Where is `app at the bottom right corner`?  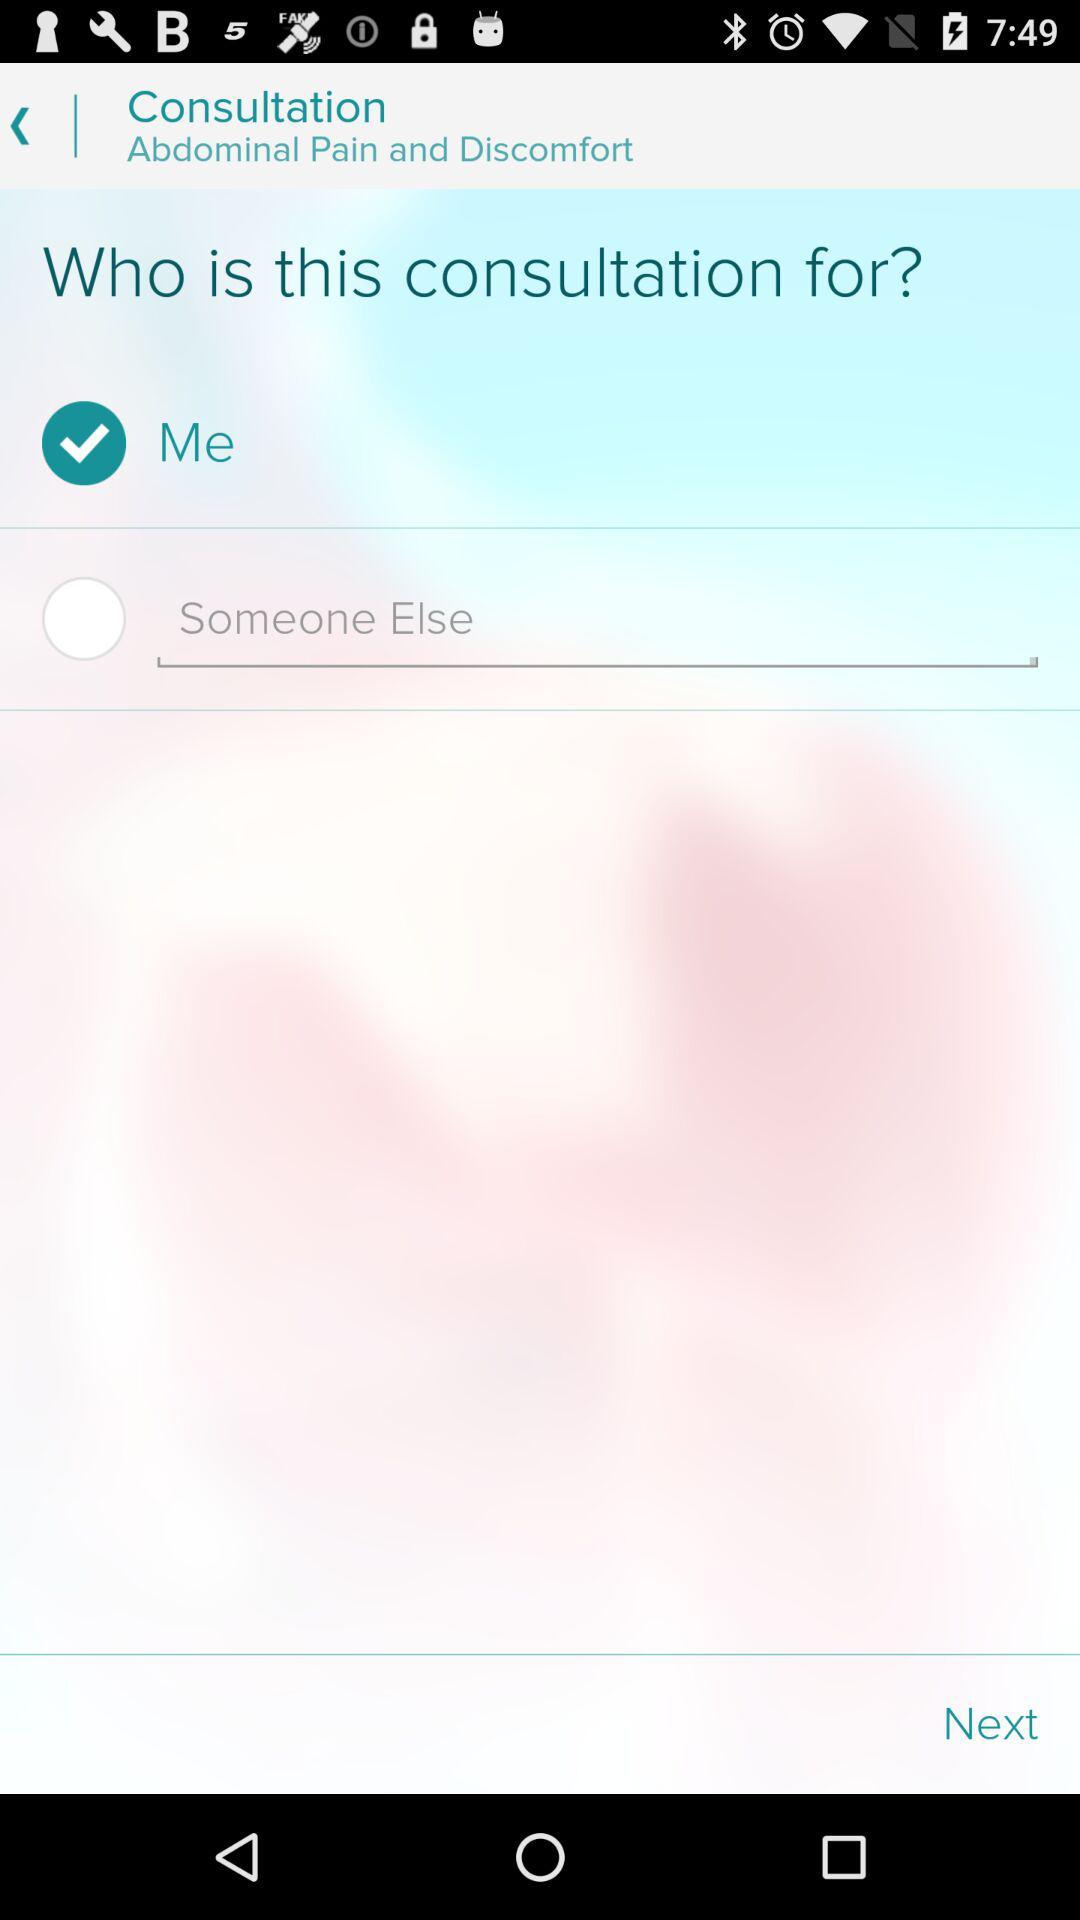
app at the bottom right corner is located at coordinates (810, 1723).